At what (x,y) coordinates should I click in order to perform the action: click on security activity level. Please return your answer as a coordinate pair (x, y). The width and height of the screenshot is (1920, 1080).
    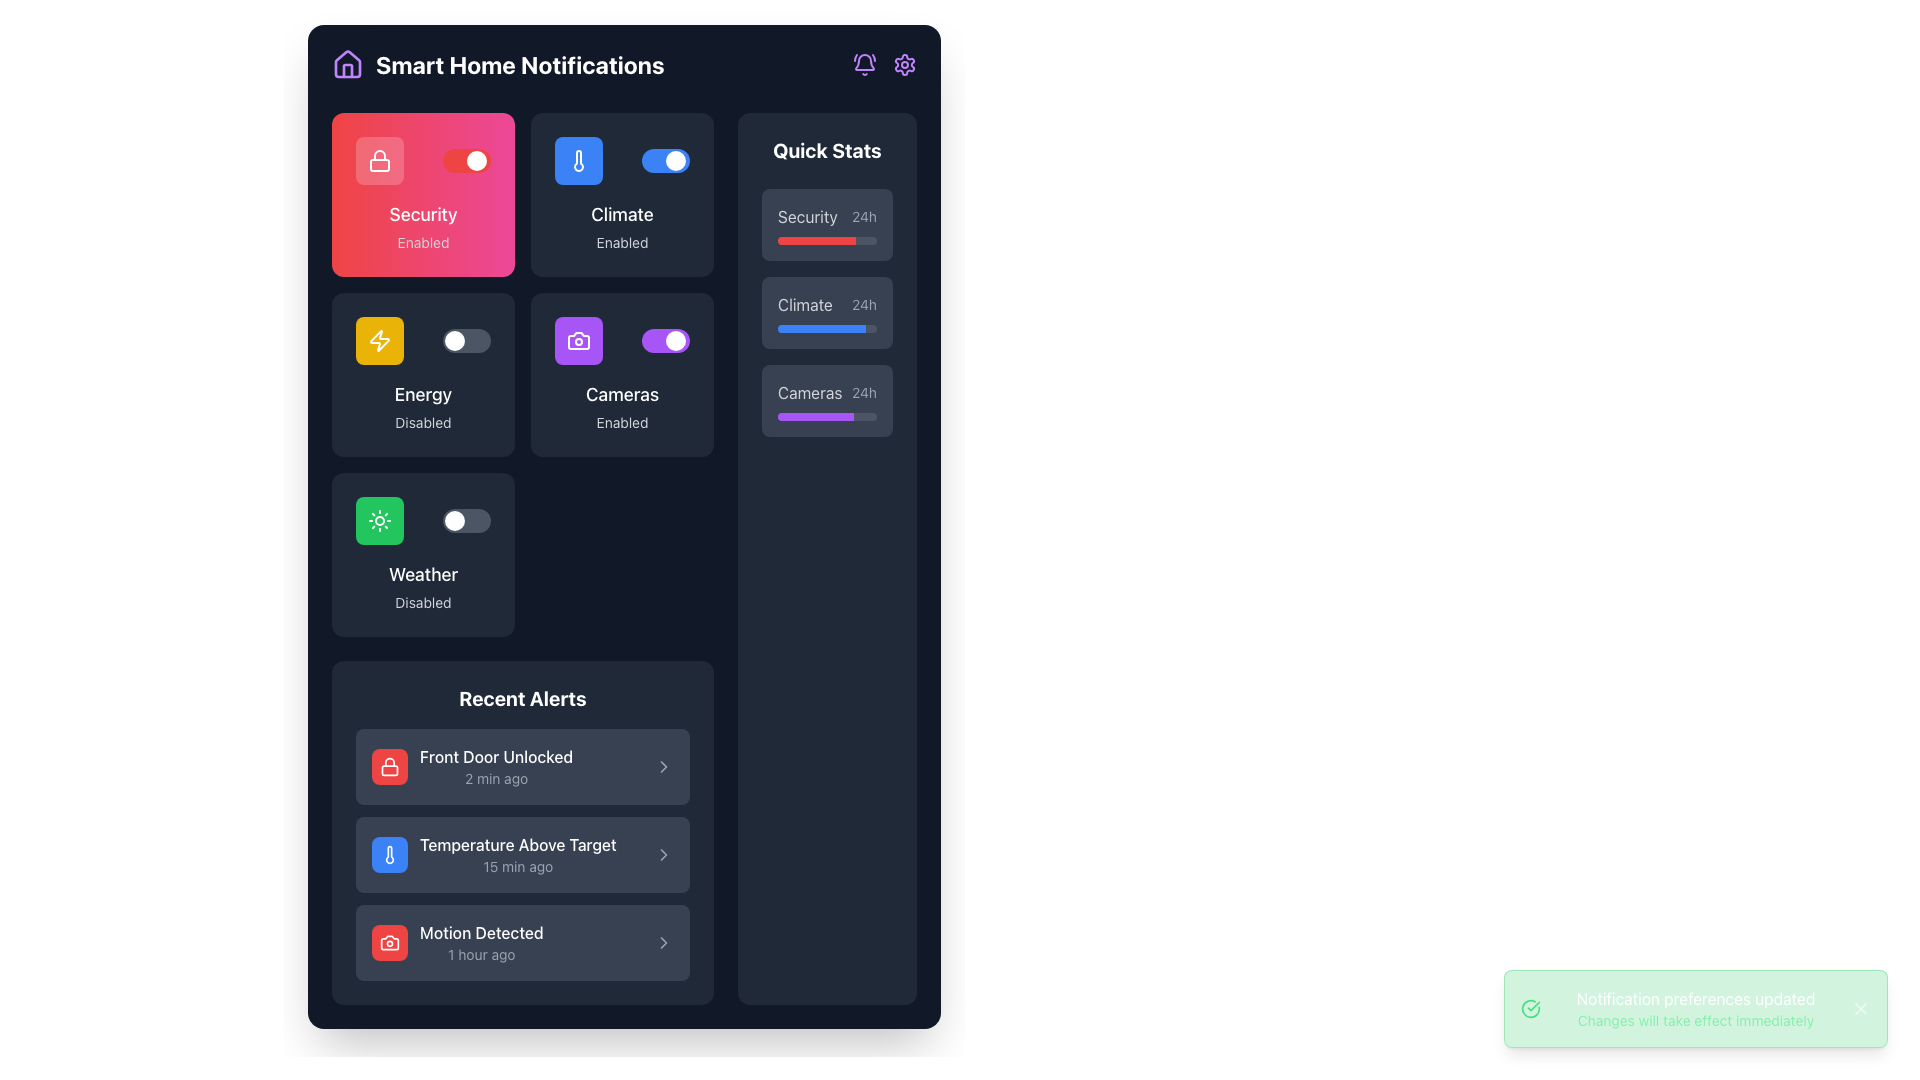
    Looking at the image, I should click on (819, 239).